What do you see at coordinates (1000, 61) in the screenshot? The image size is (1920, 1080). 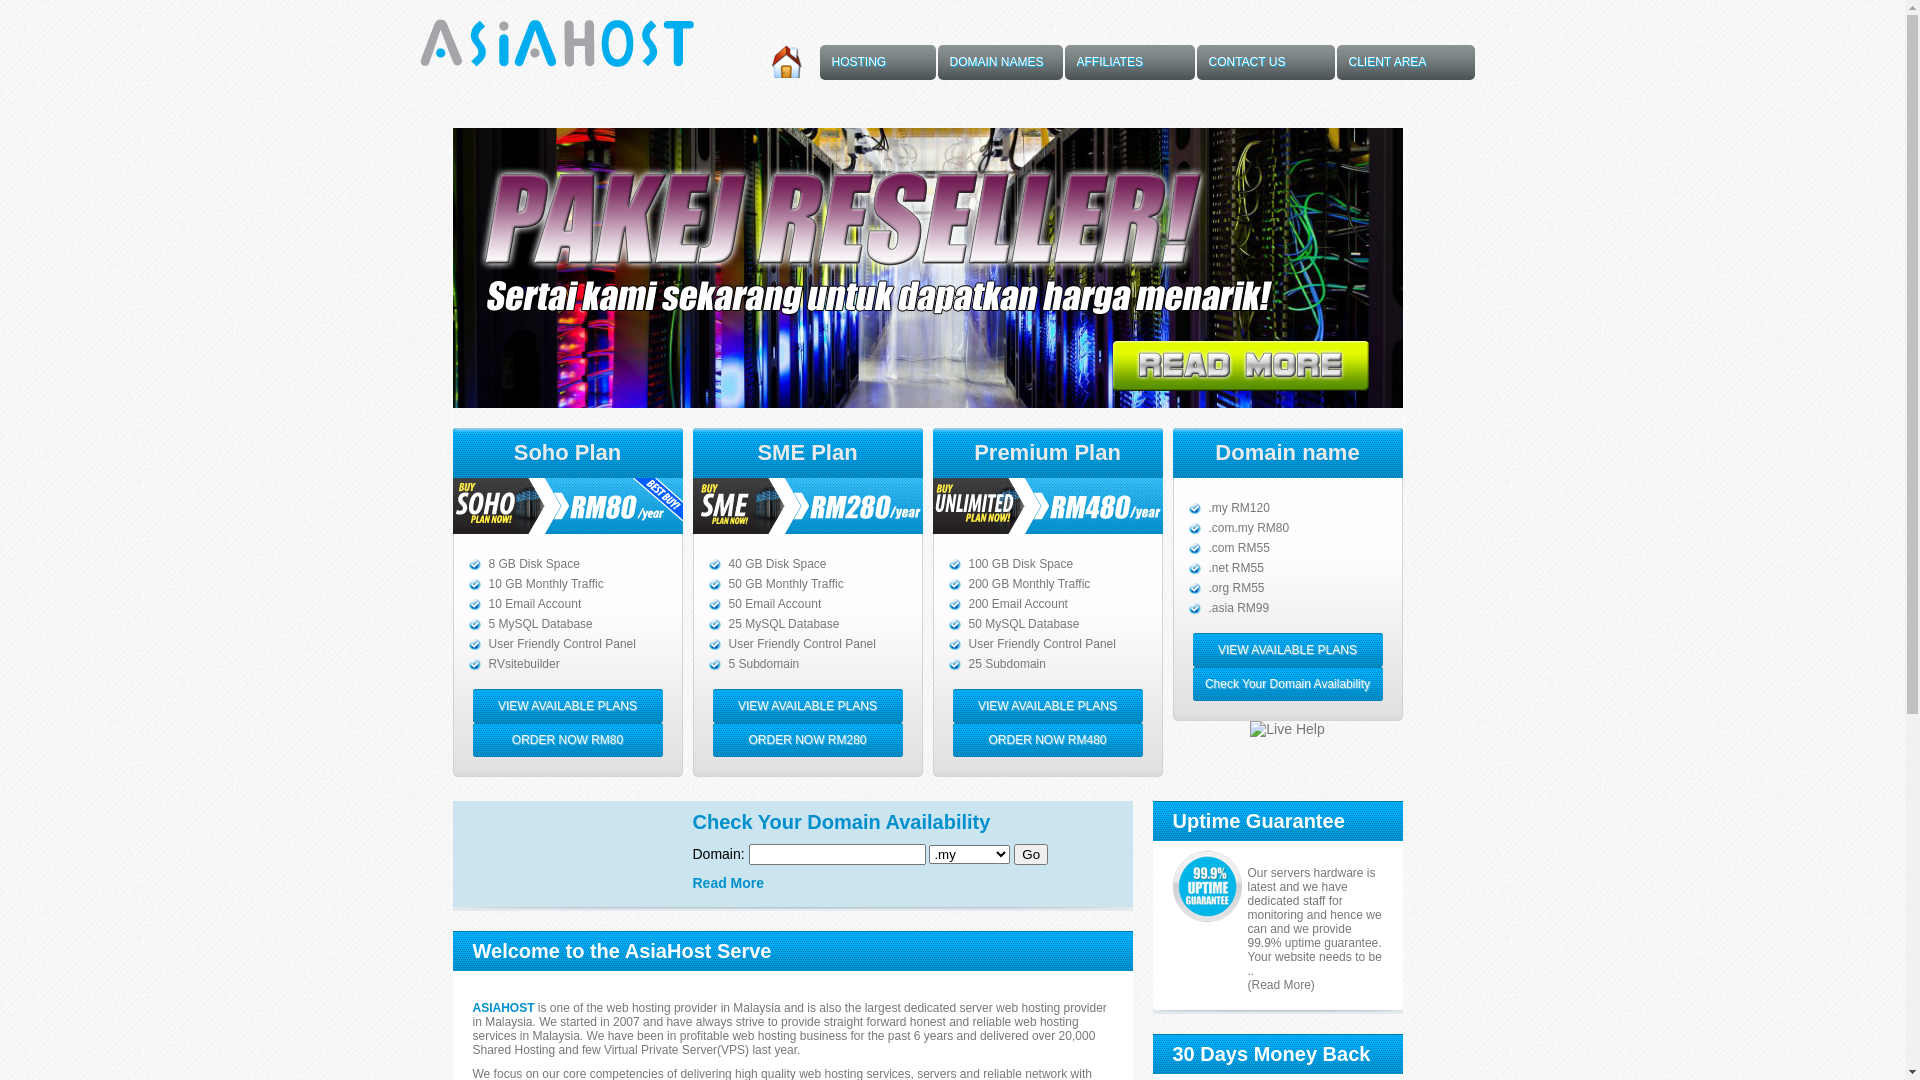 I see `'DOMAIN NAMES'` at bounding box center [1000, 61].